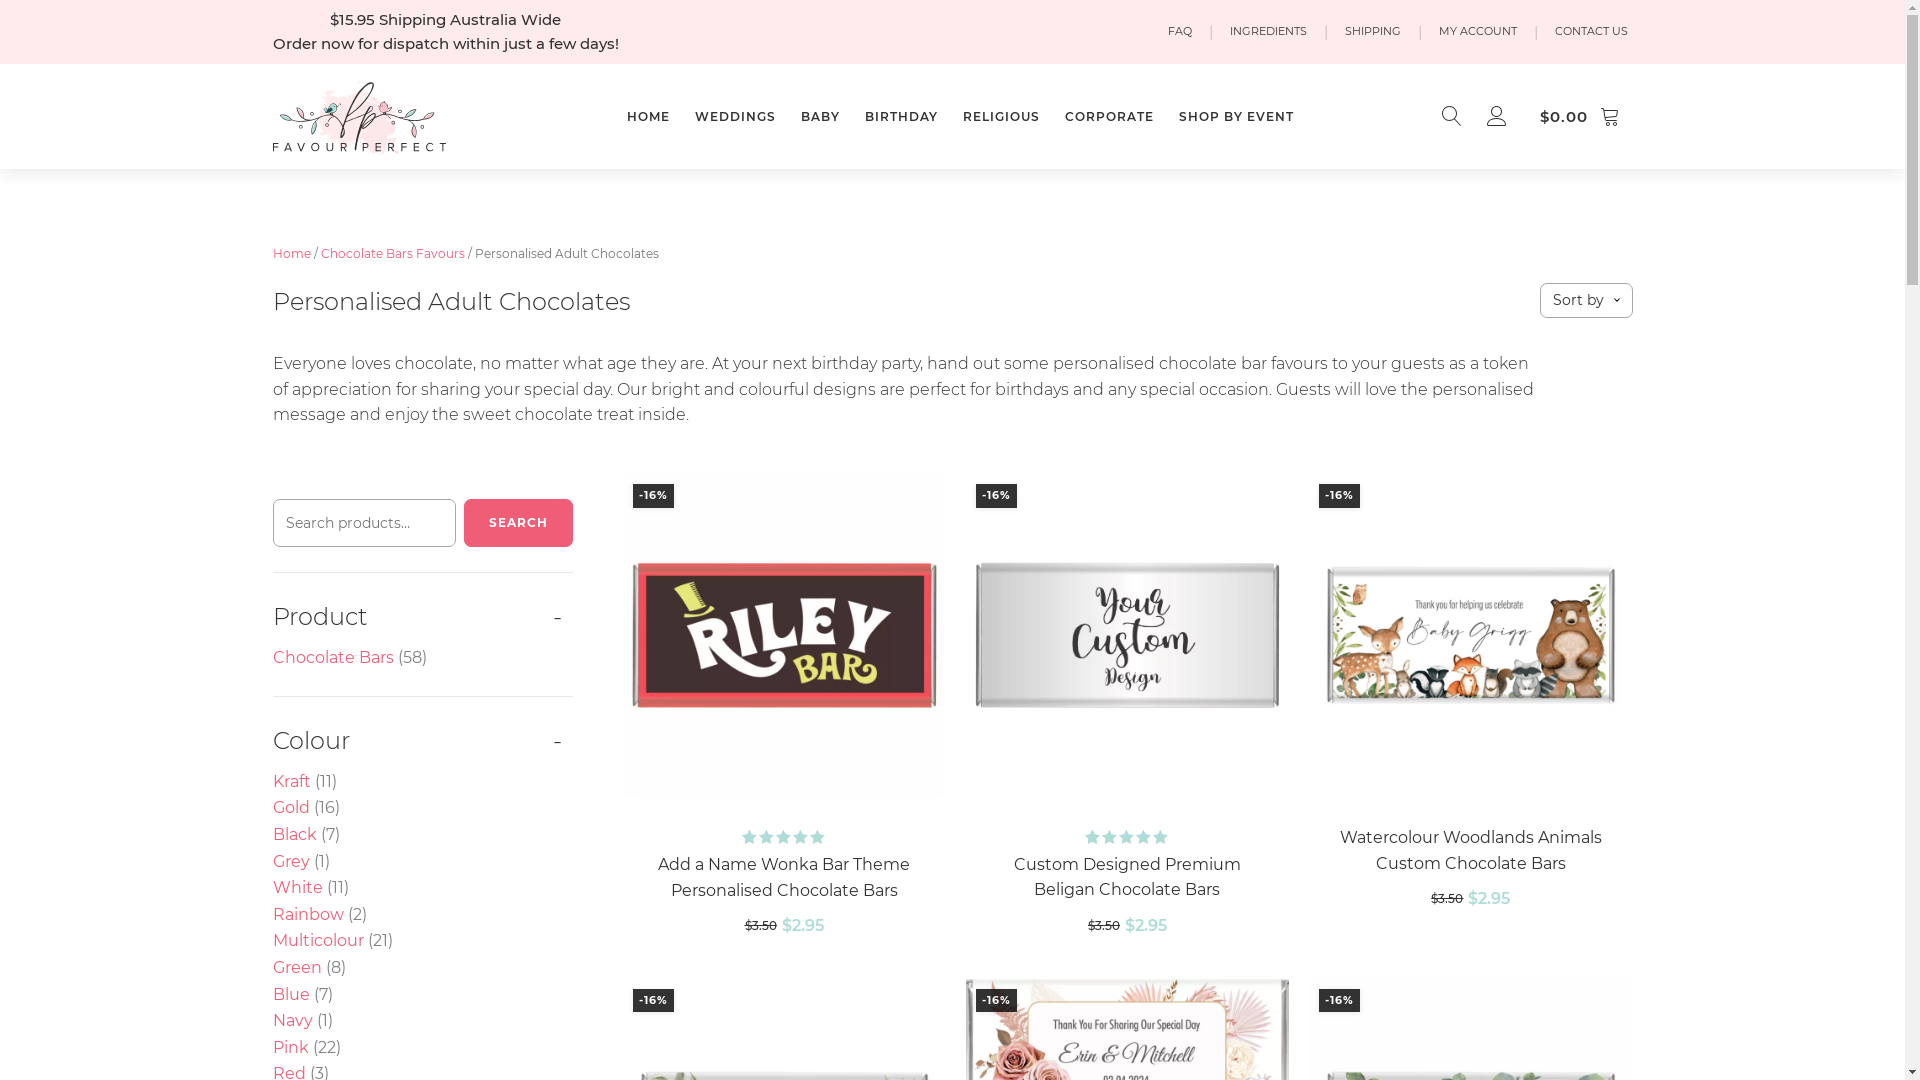  What do you see at coordinates (271, 252) in the screenshot?
I see `'Home'` at bounding box center [271, 252].